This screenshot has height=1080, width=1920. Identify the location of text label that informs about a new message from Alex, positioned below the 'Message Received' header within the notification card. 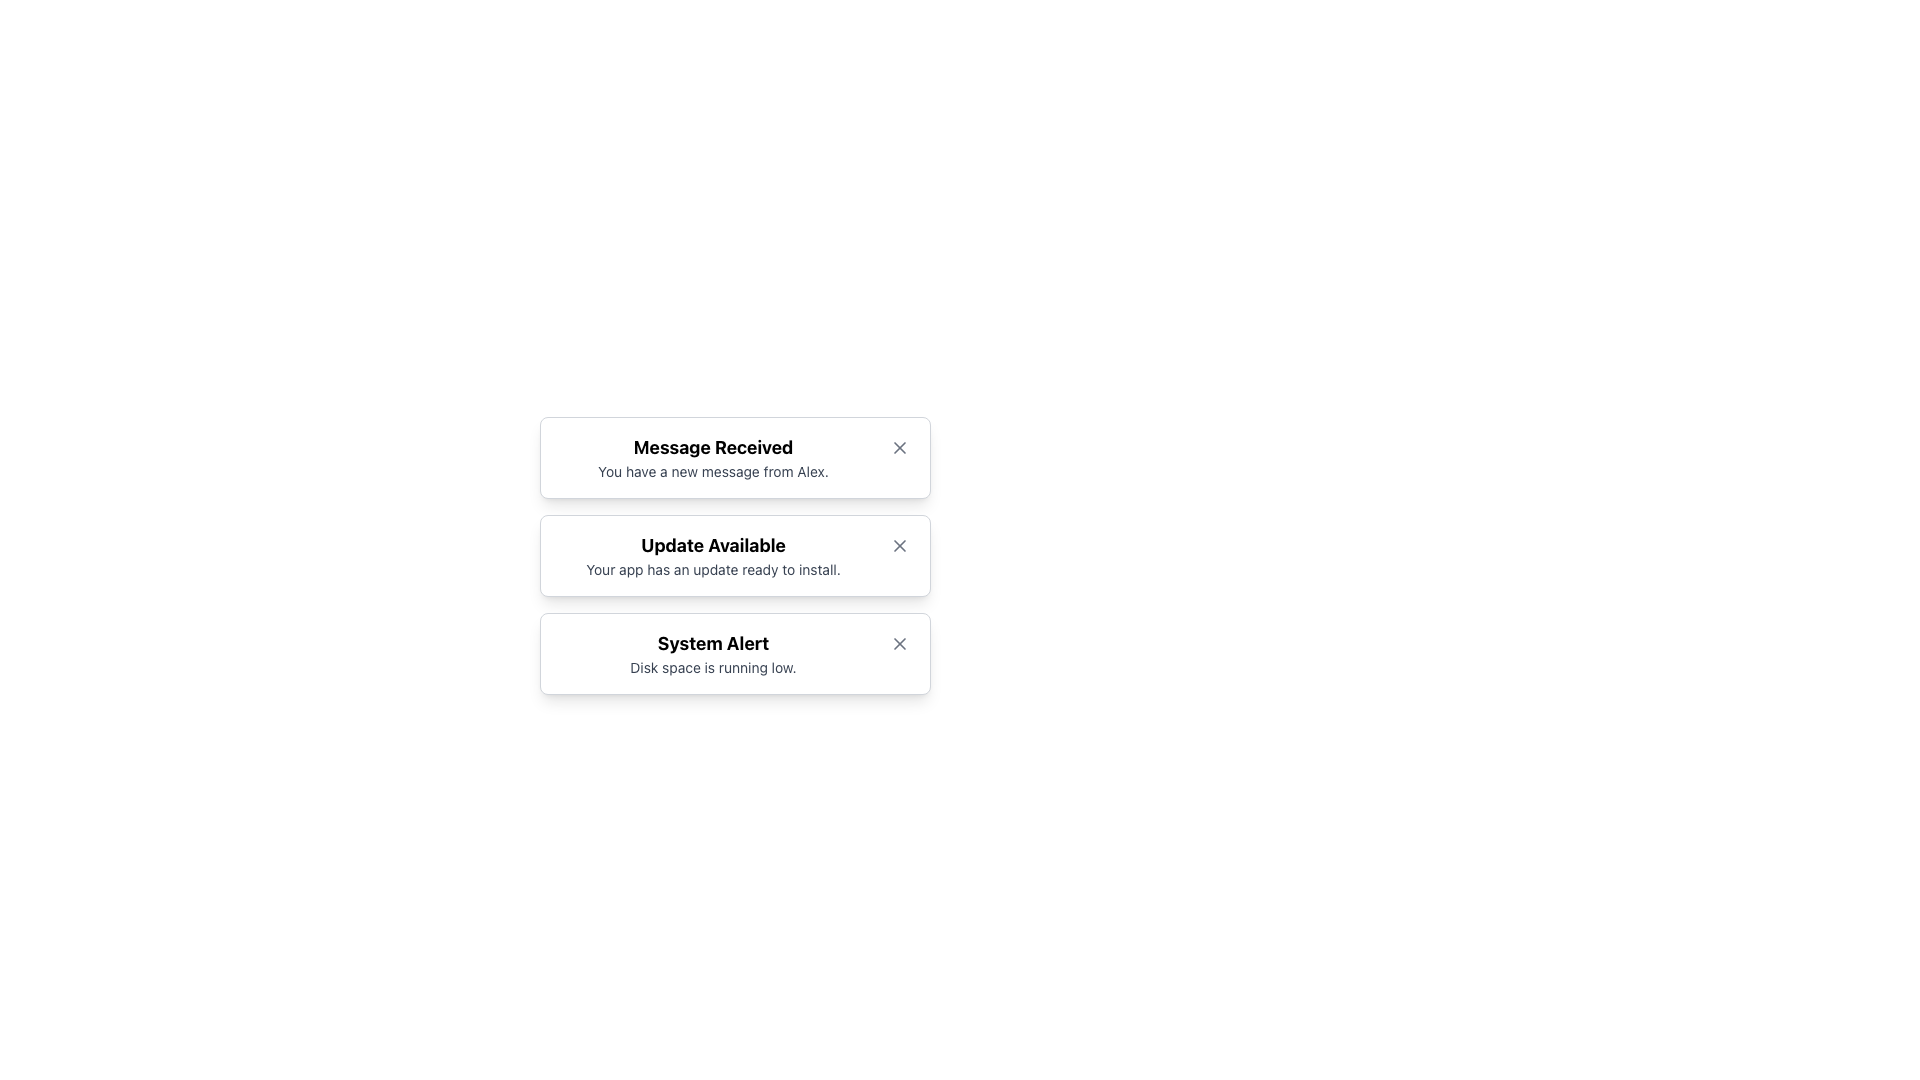
(713, 471).